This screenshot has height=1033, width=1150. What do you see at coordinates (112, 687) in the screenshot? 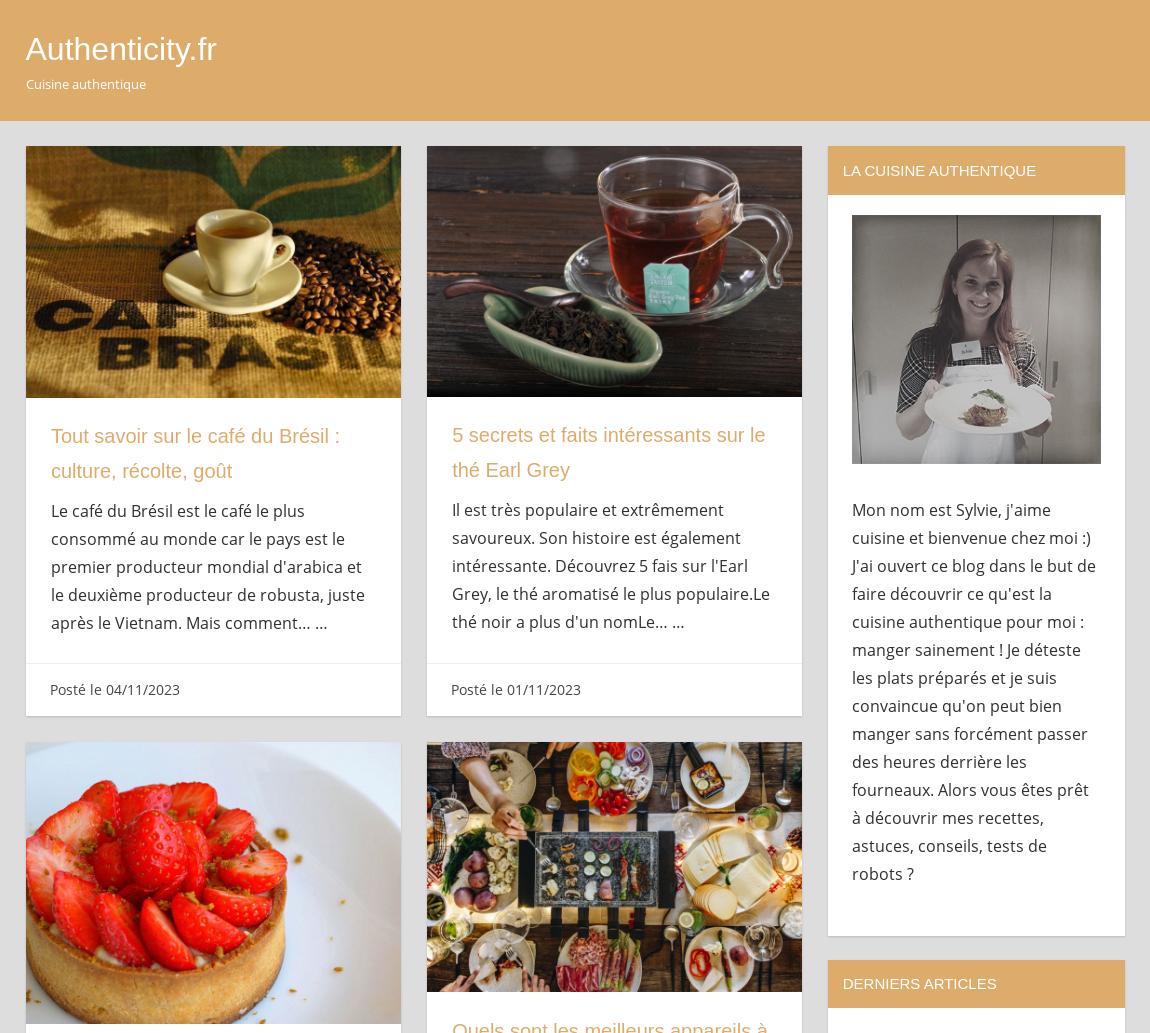
I see `'Posté le 04/11/2023'` at bounding box center [112, 687].